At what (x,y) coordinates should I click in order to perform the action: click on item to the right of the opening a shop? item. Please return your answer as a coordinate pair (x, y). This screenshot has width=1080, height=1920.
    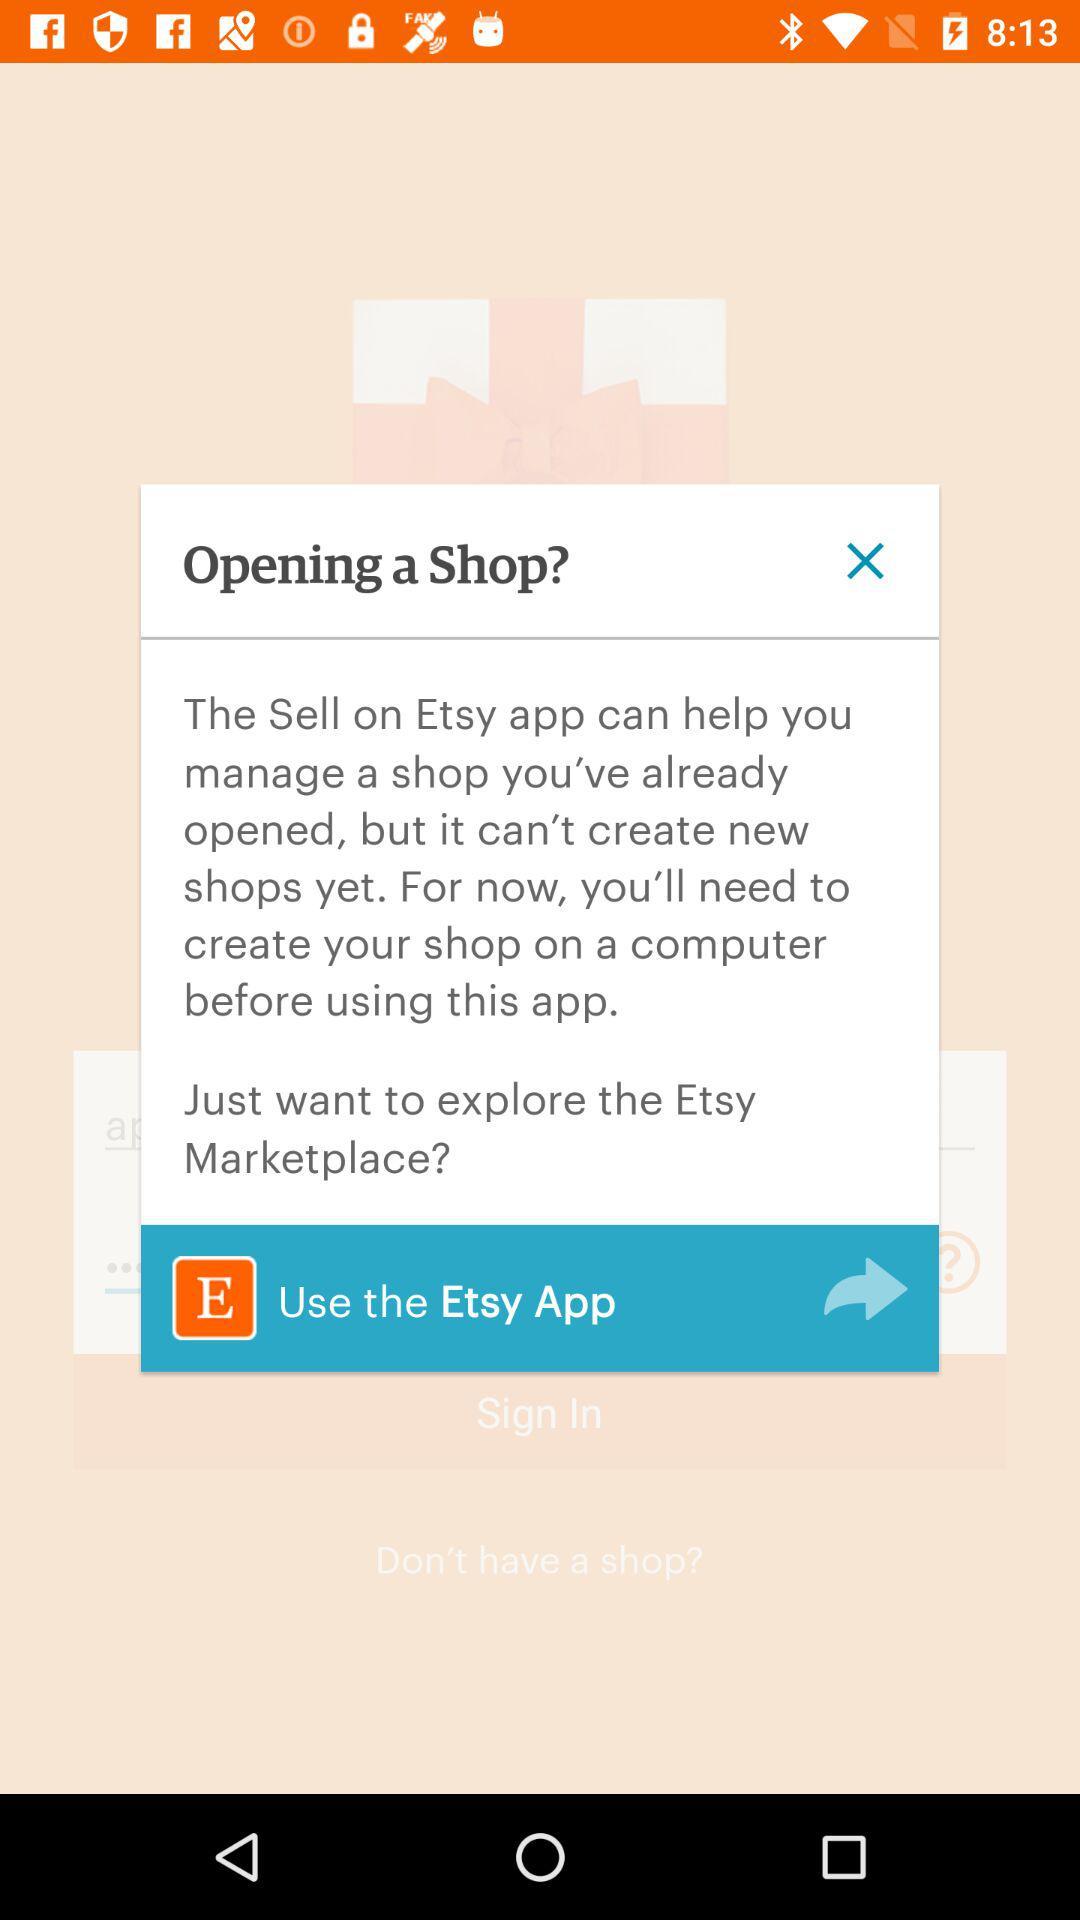
    Looking at the image, I should click on (864, 560).